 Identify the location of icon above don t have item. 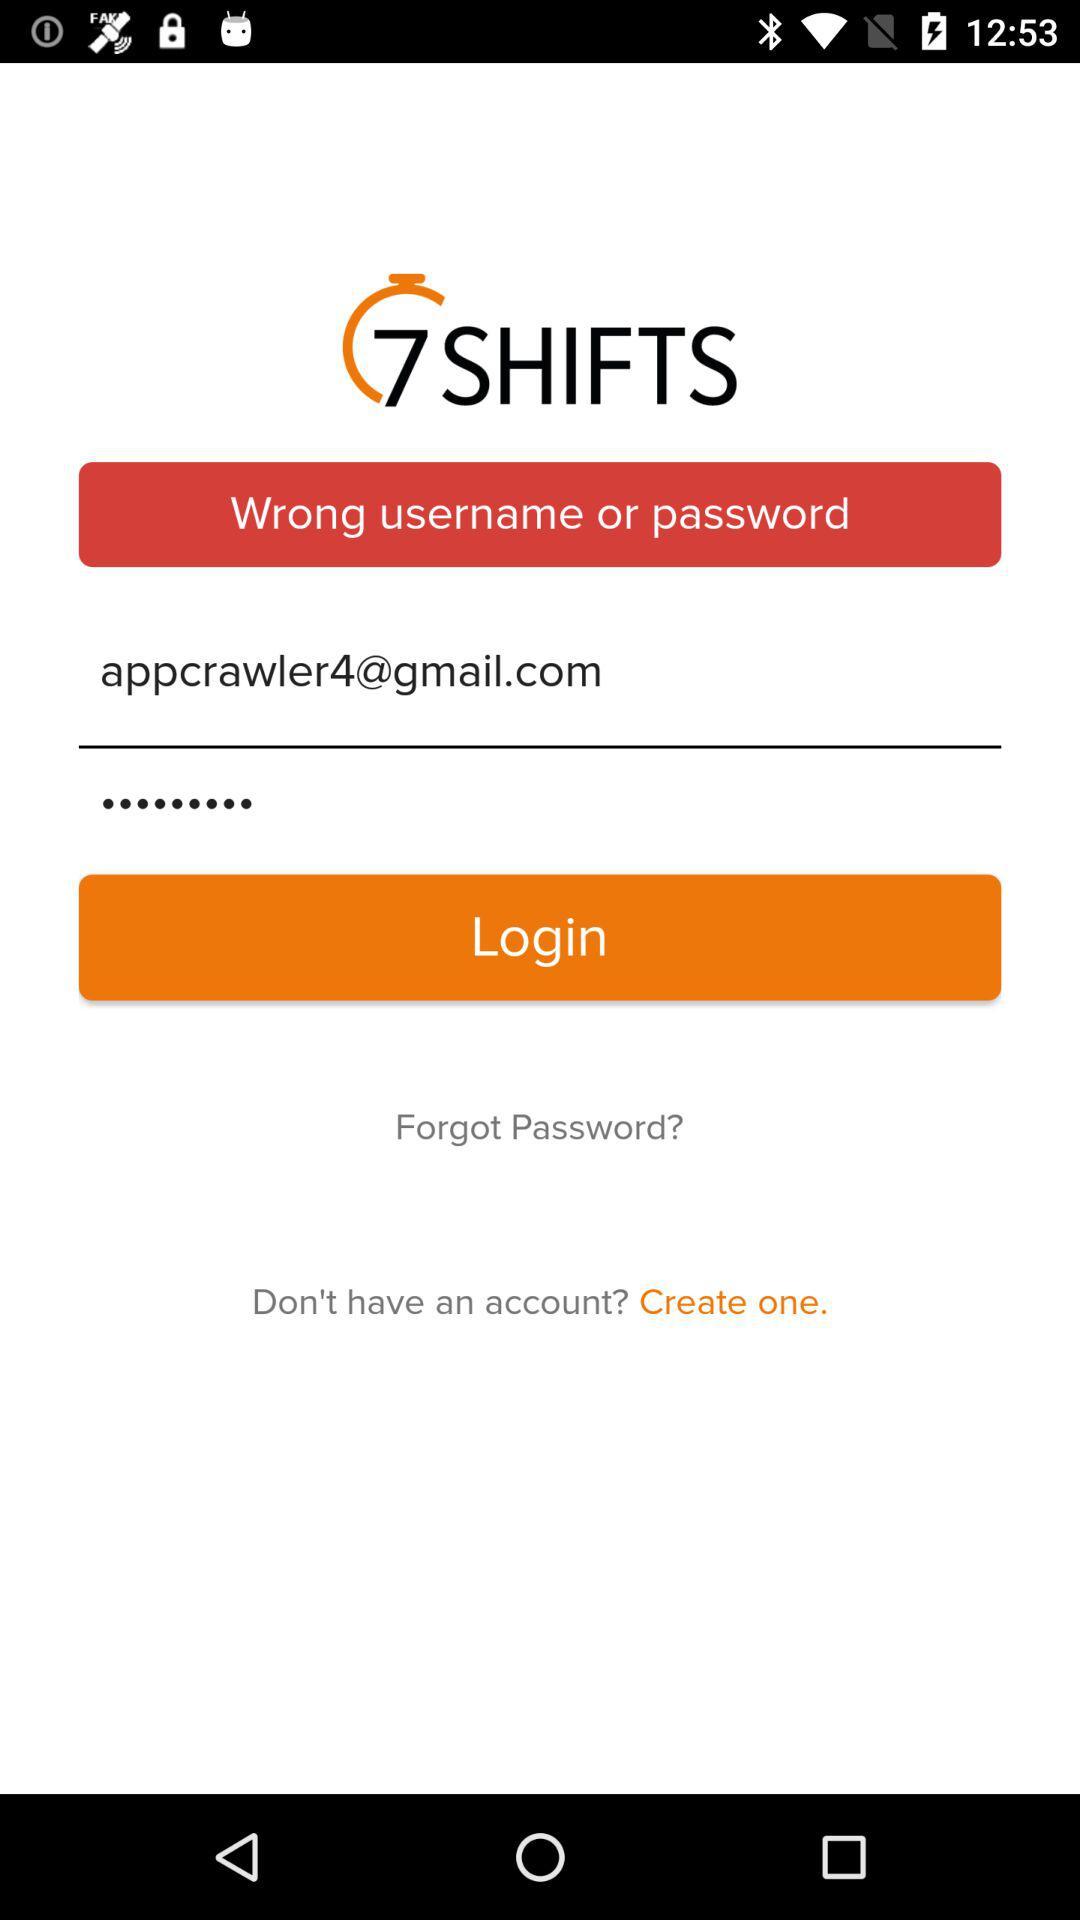
(538, 1128).